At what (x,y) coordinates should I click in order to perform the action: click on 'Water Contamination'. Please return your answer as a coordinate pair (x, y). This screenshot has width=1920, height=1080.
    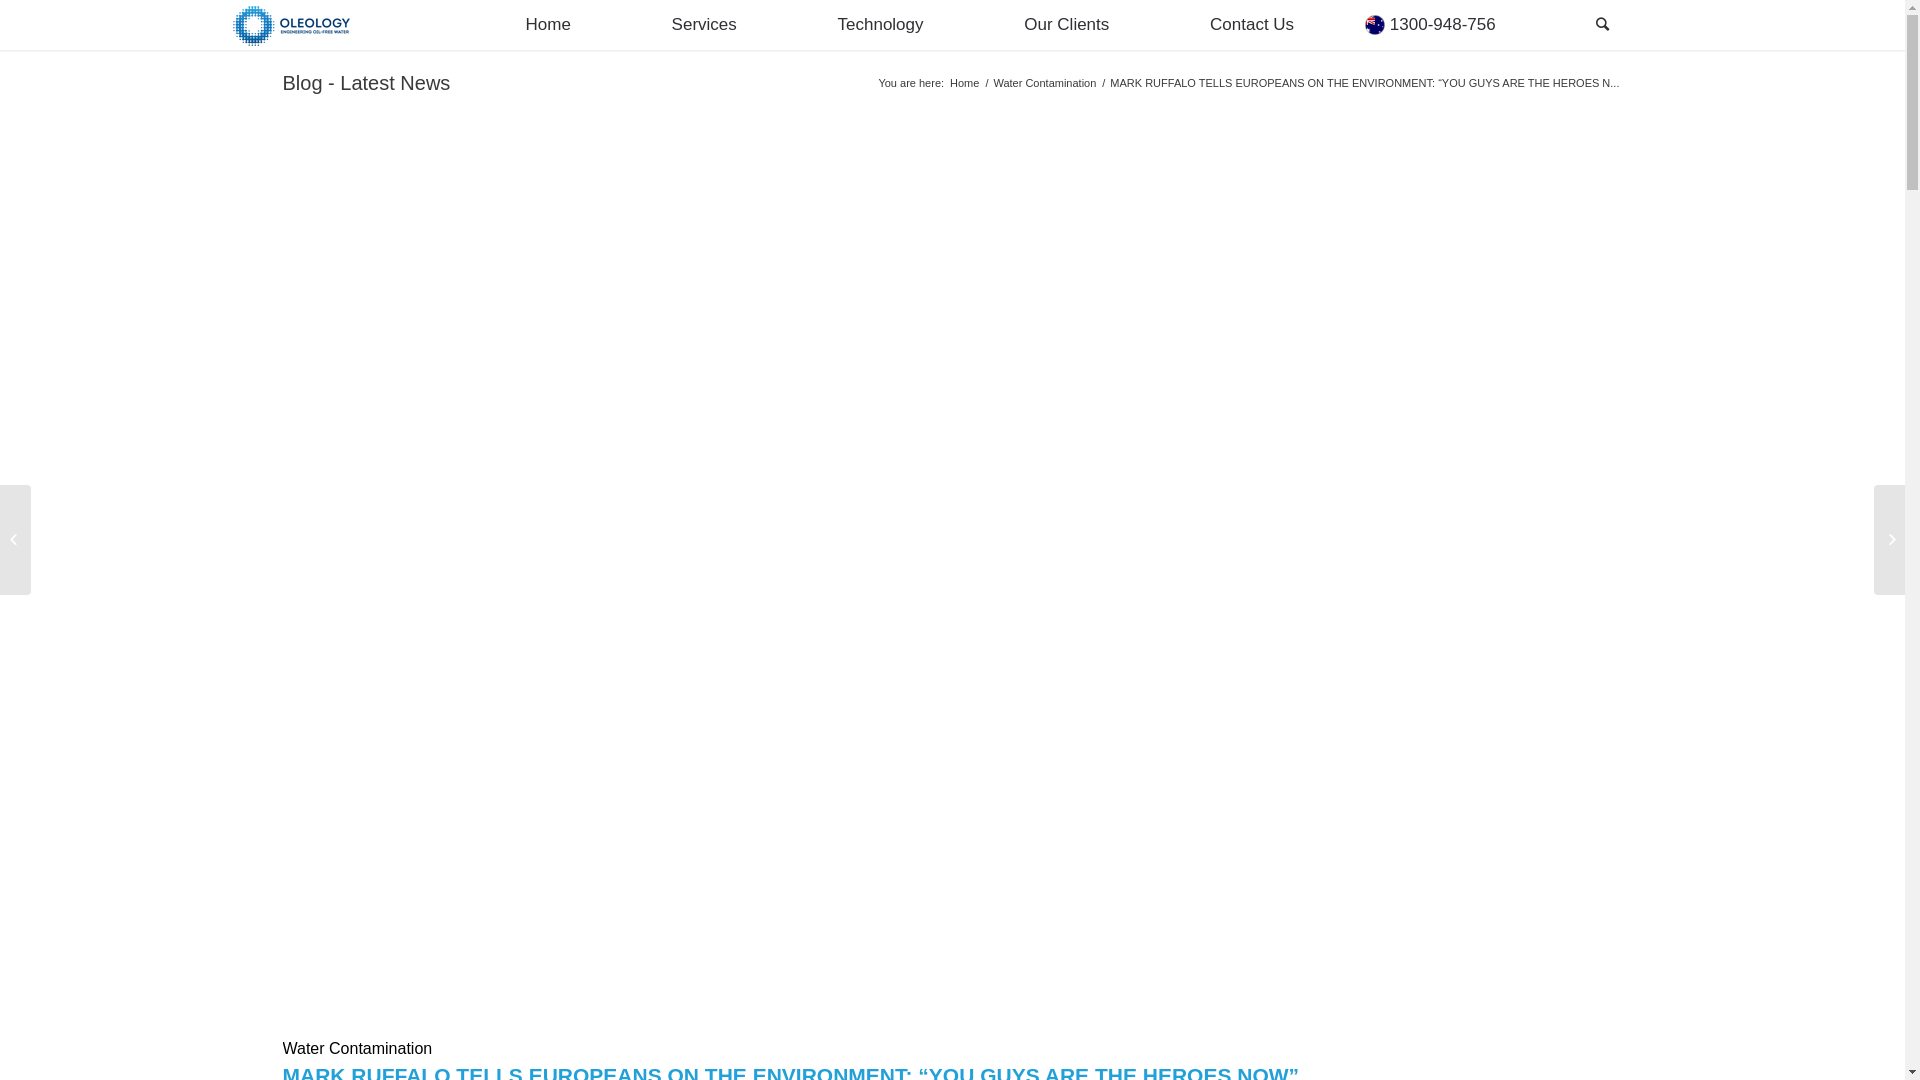
    Looking at the image, I should click on (1043, 82).